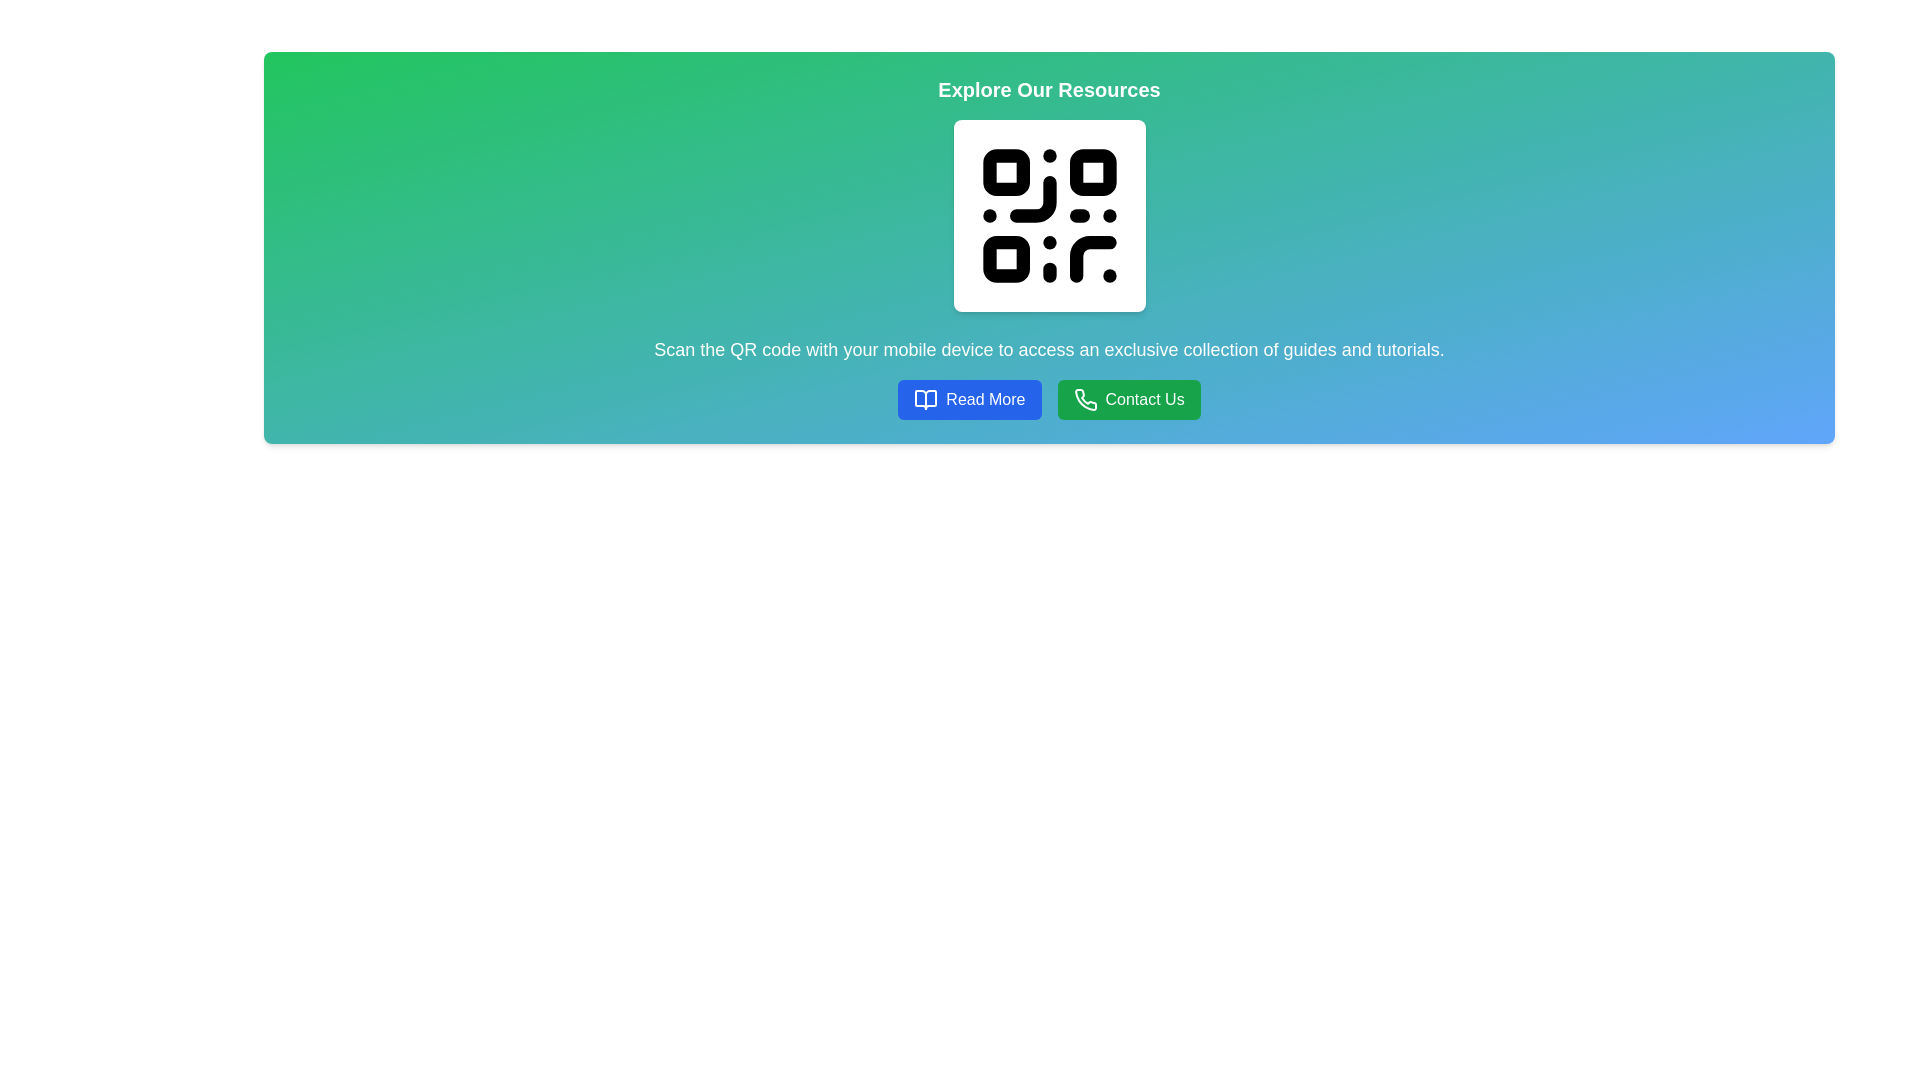  What do you see at coordinates (1048, 88) in the screenshot?
I see `the text element displaying 'Explore Our Resources' in bold, extra-large white font against a gradient background` at bounding box center [1048, 88].